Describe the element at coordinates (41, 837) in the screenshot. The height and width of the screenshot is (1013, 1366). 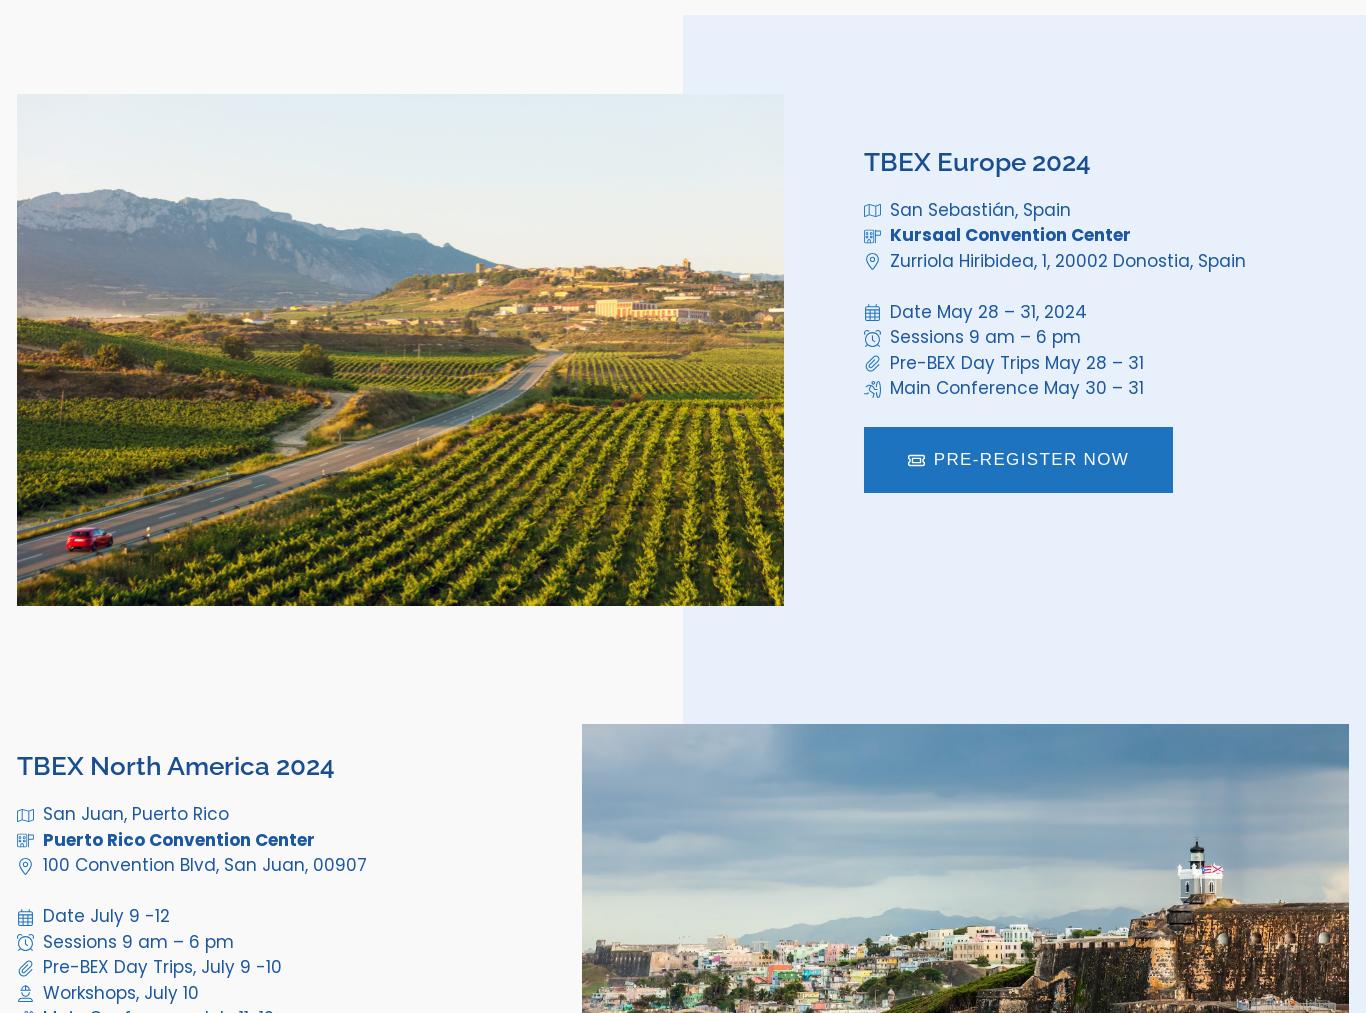
I see `'Puerto Rico Convention Center'` at that location.